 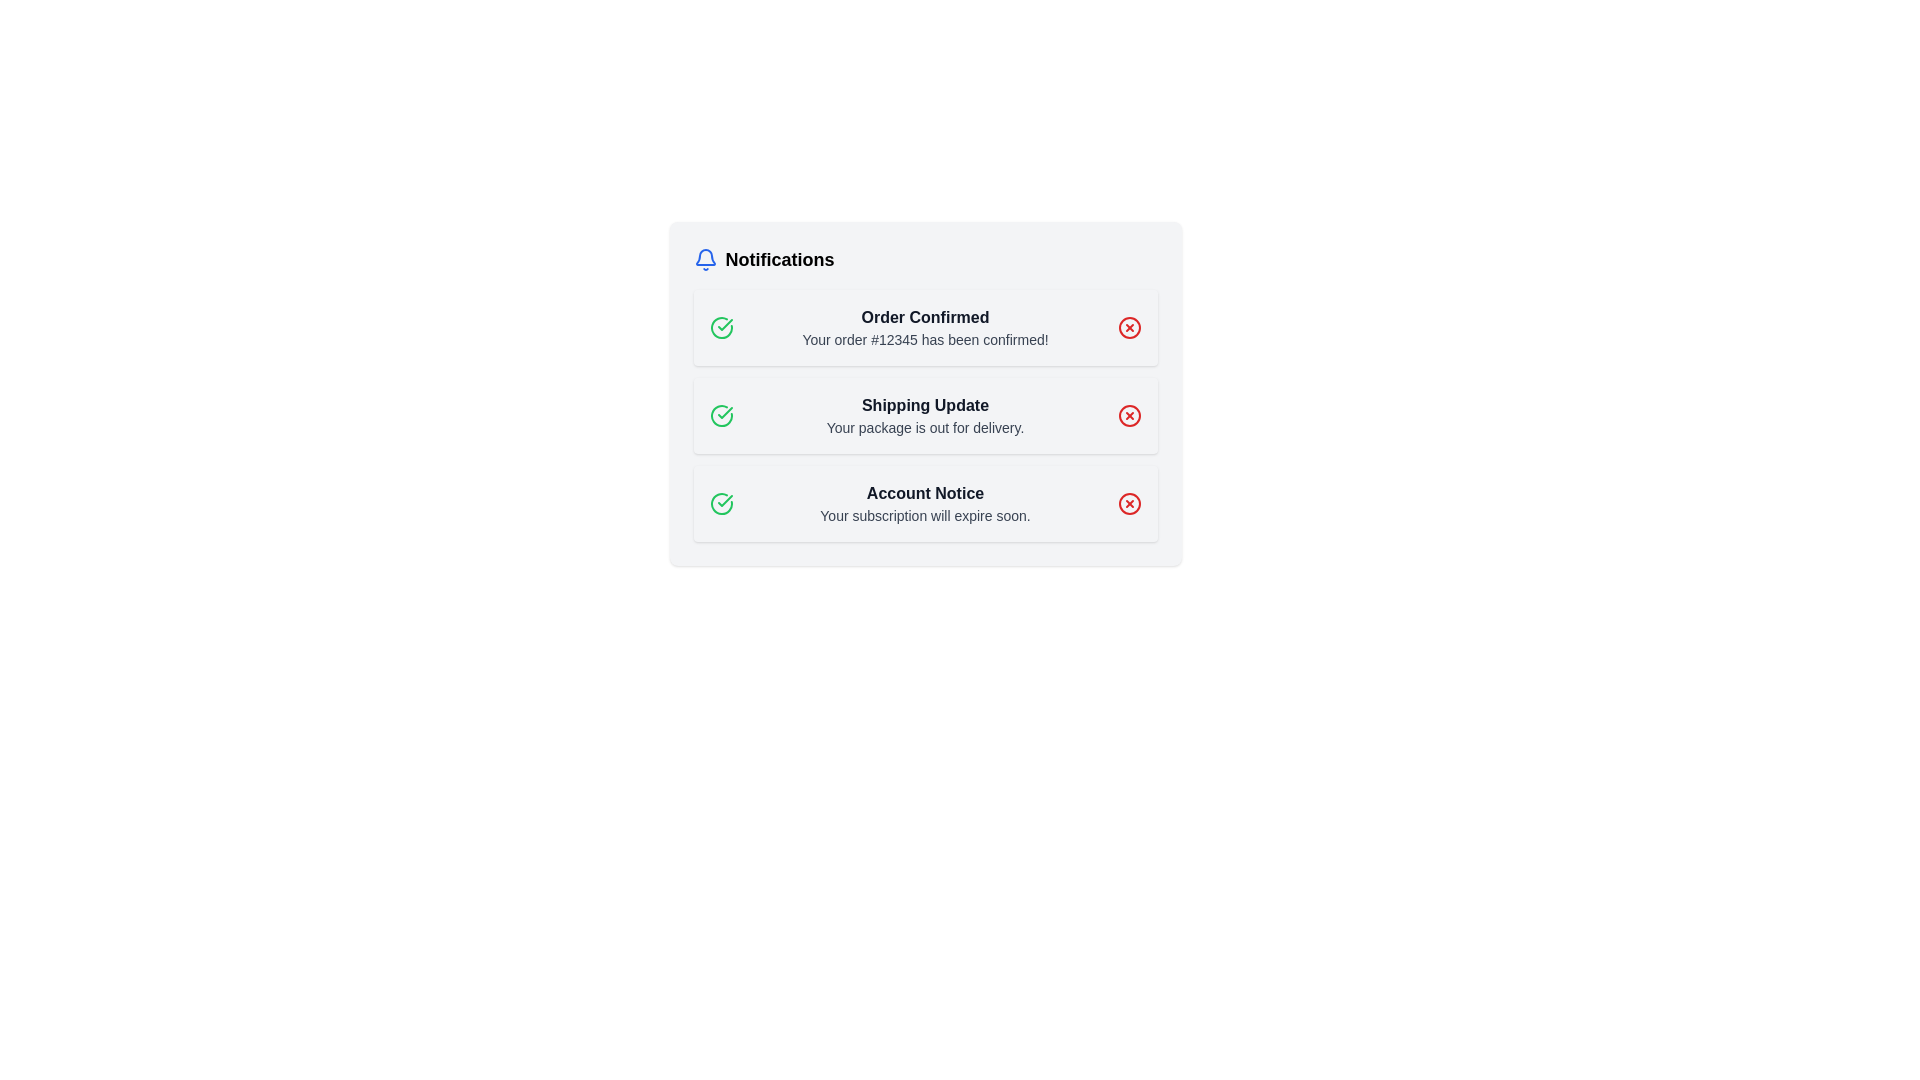 What do you see at coordinates (720, 415) in the screenshot?
I see `the circular green icon with a check mark inside, which indicates a confirmation state, located to the left of the 'Shipping Update' text label in the second row of the notification list` at bounding box center [720, 415].